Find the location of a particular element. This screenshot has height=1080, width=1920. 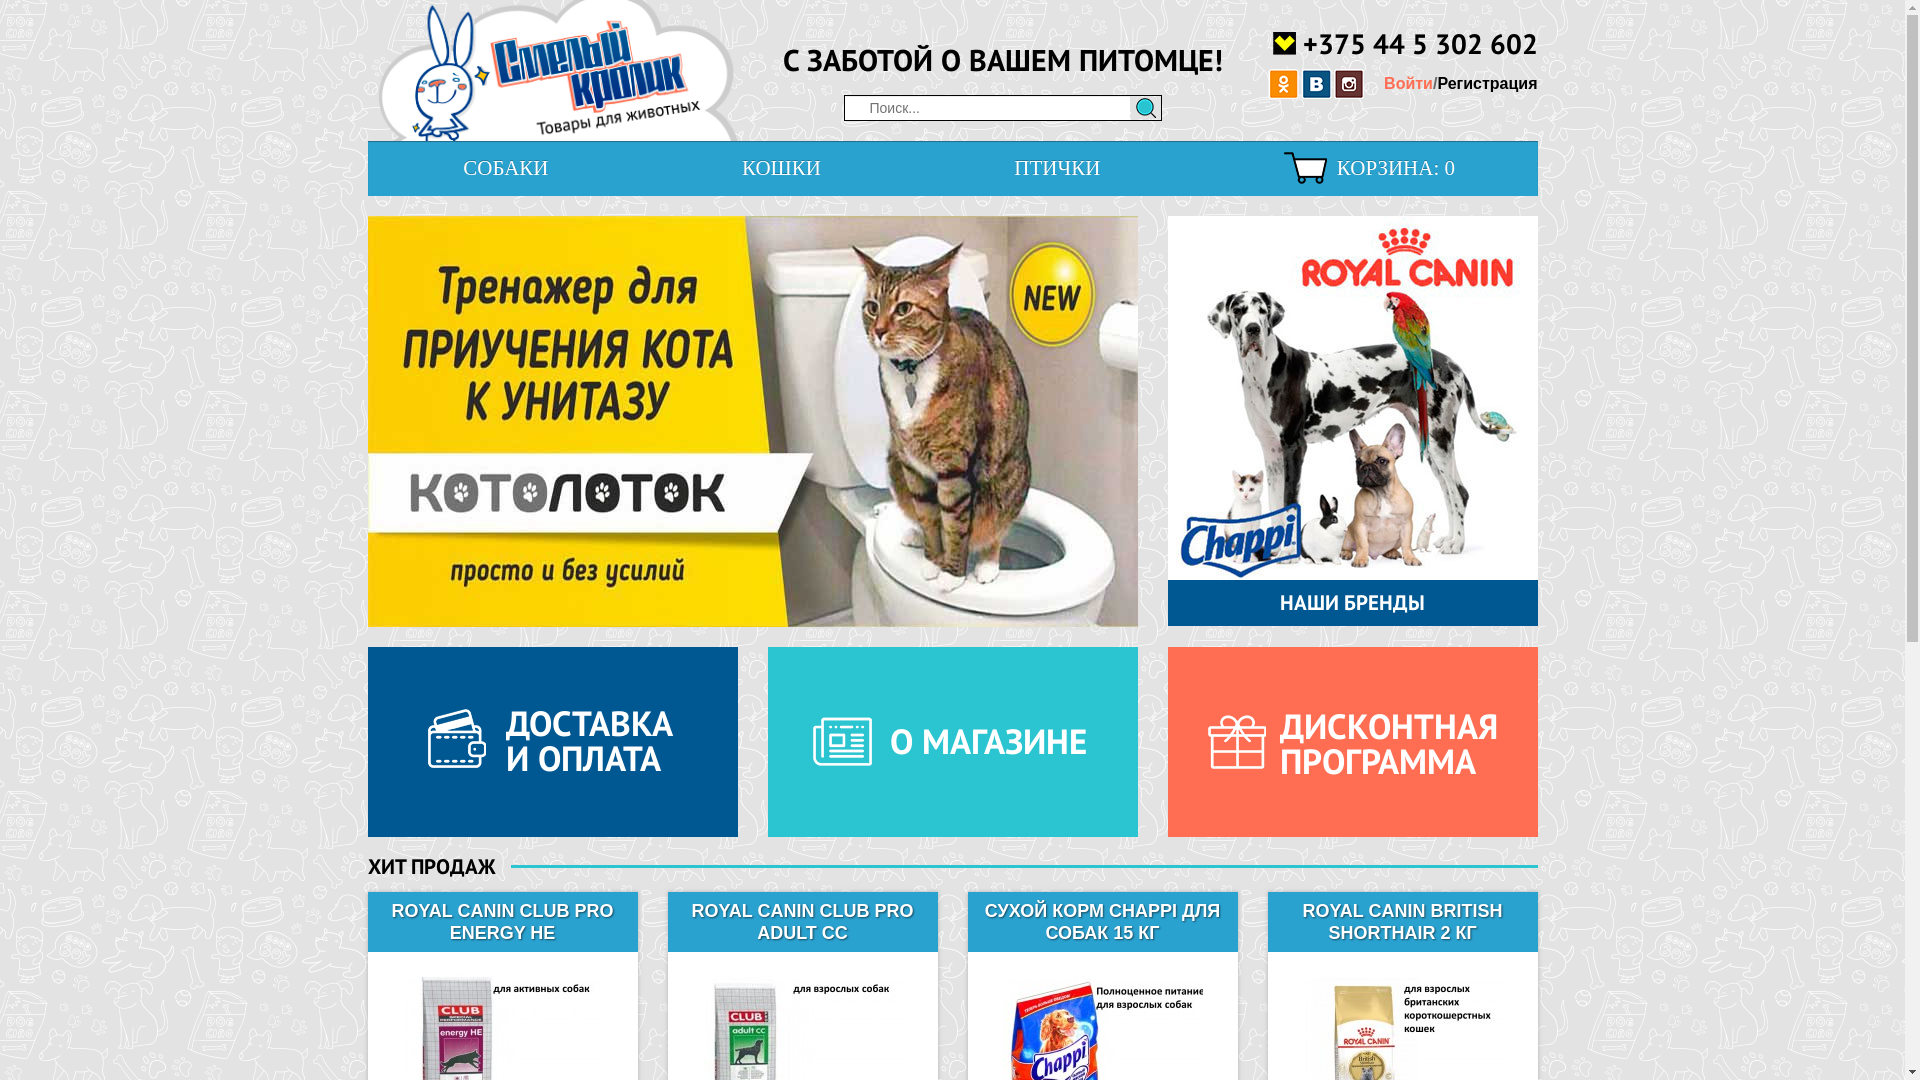

'+375 44 5 302 602' is located at coordinates (1403, 42).